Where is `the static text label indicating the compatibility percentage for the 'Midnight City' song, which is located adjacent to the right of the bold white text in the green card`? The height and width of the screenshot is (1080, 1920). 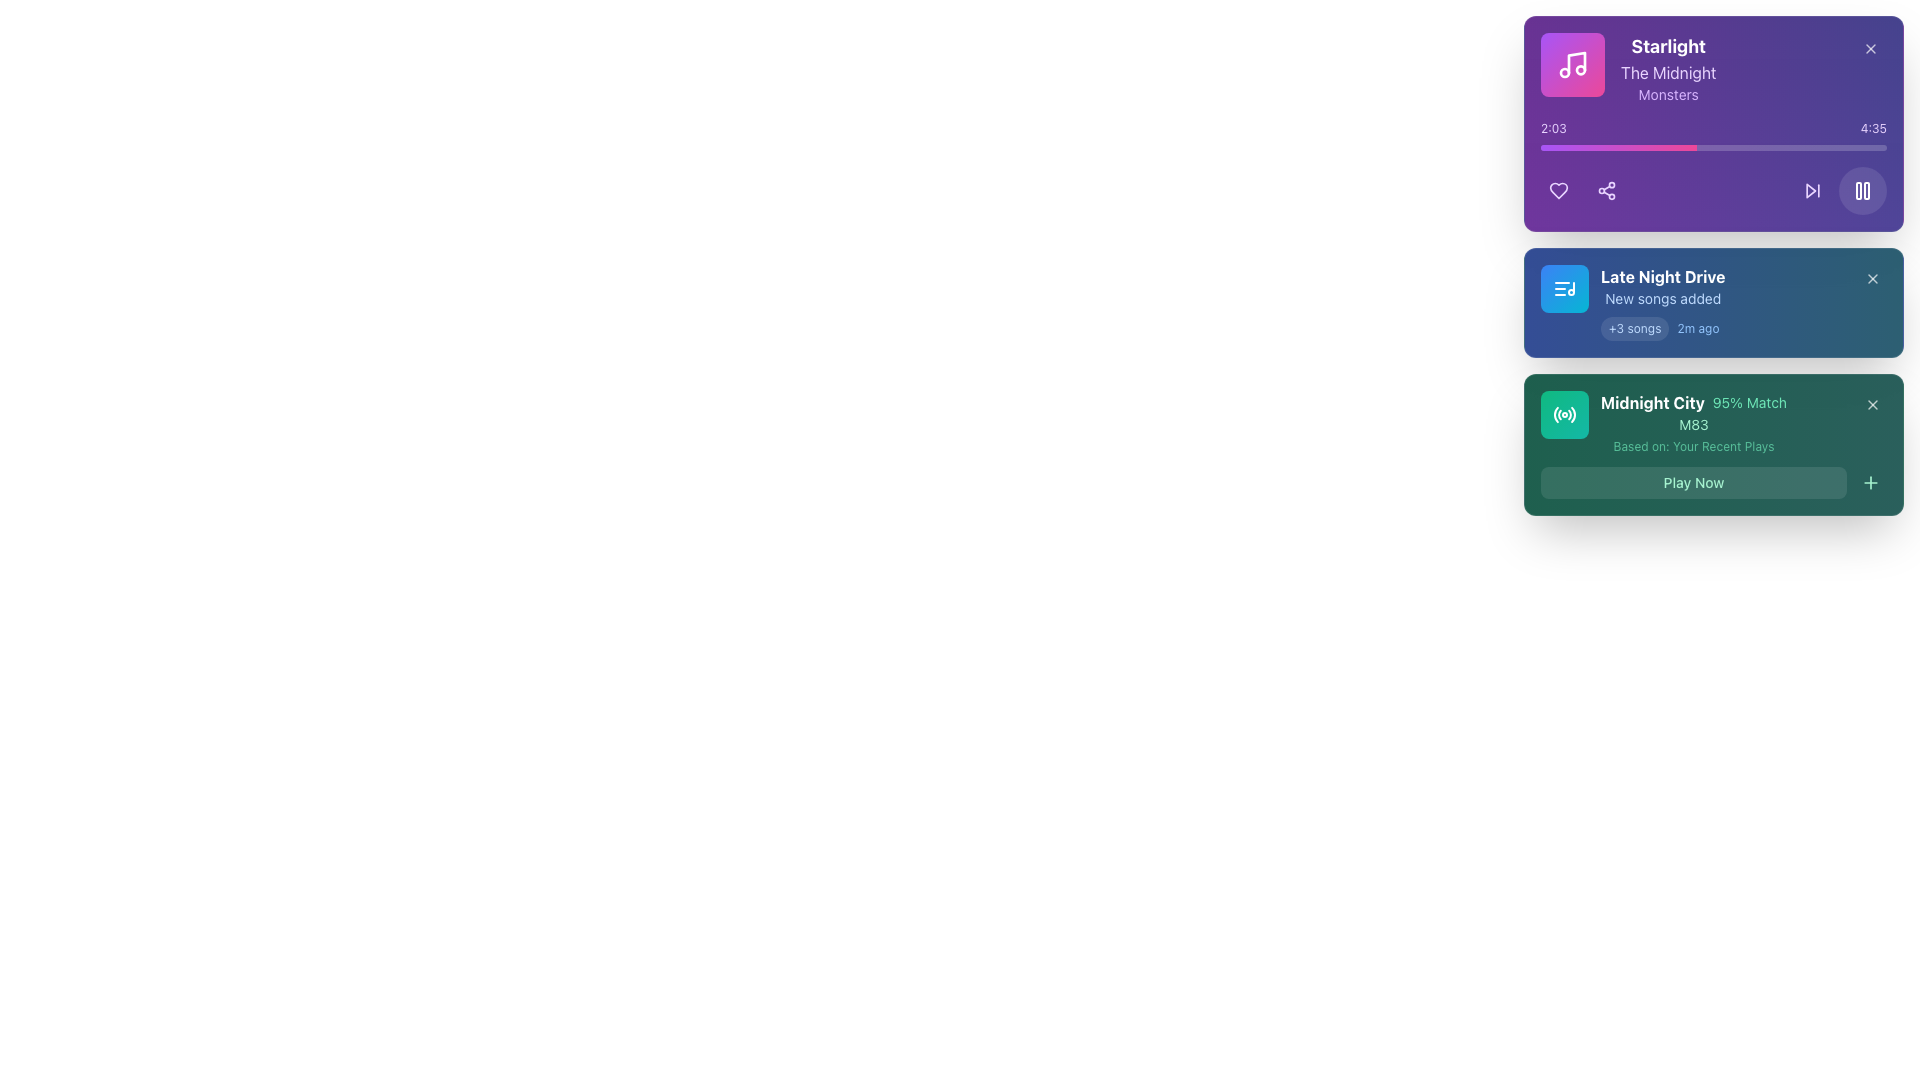 the static text label indicating the compatibility percentage for the 'Midnight City' song, which is located adjacent to the right of the bold white text in the green card is located at coordinates (1748, 402).